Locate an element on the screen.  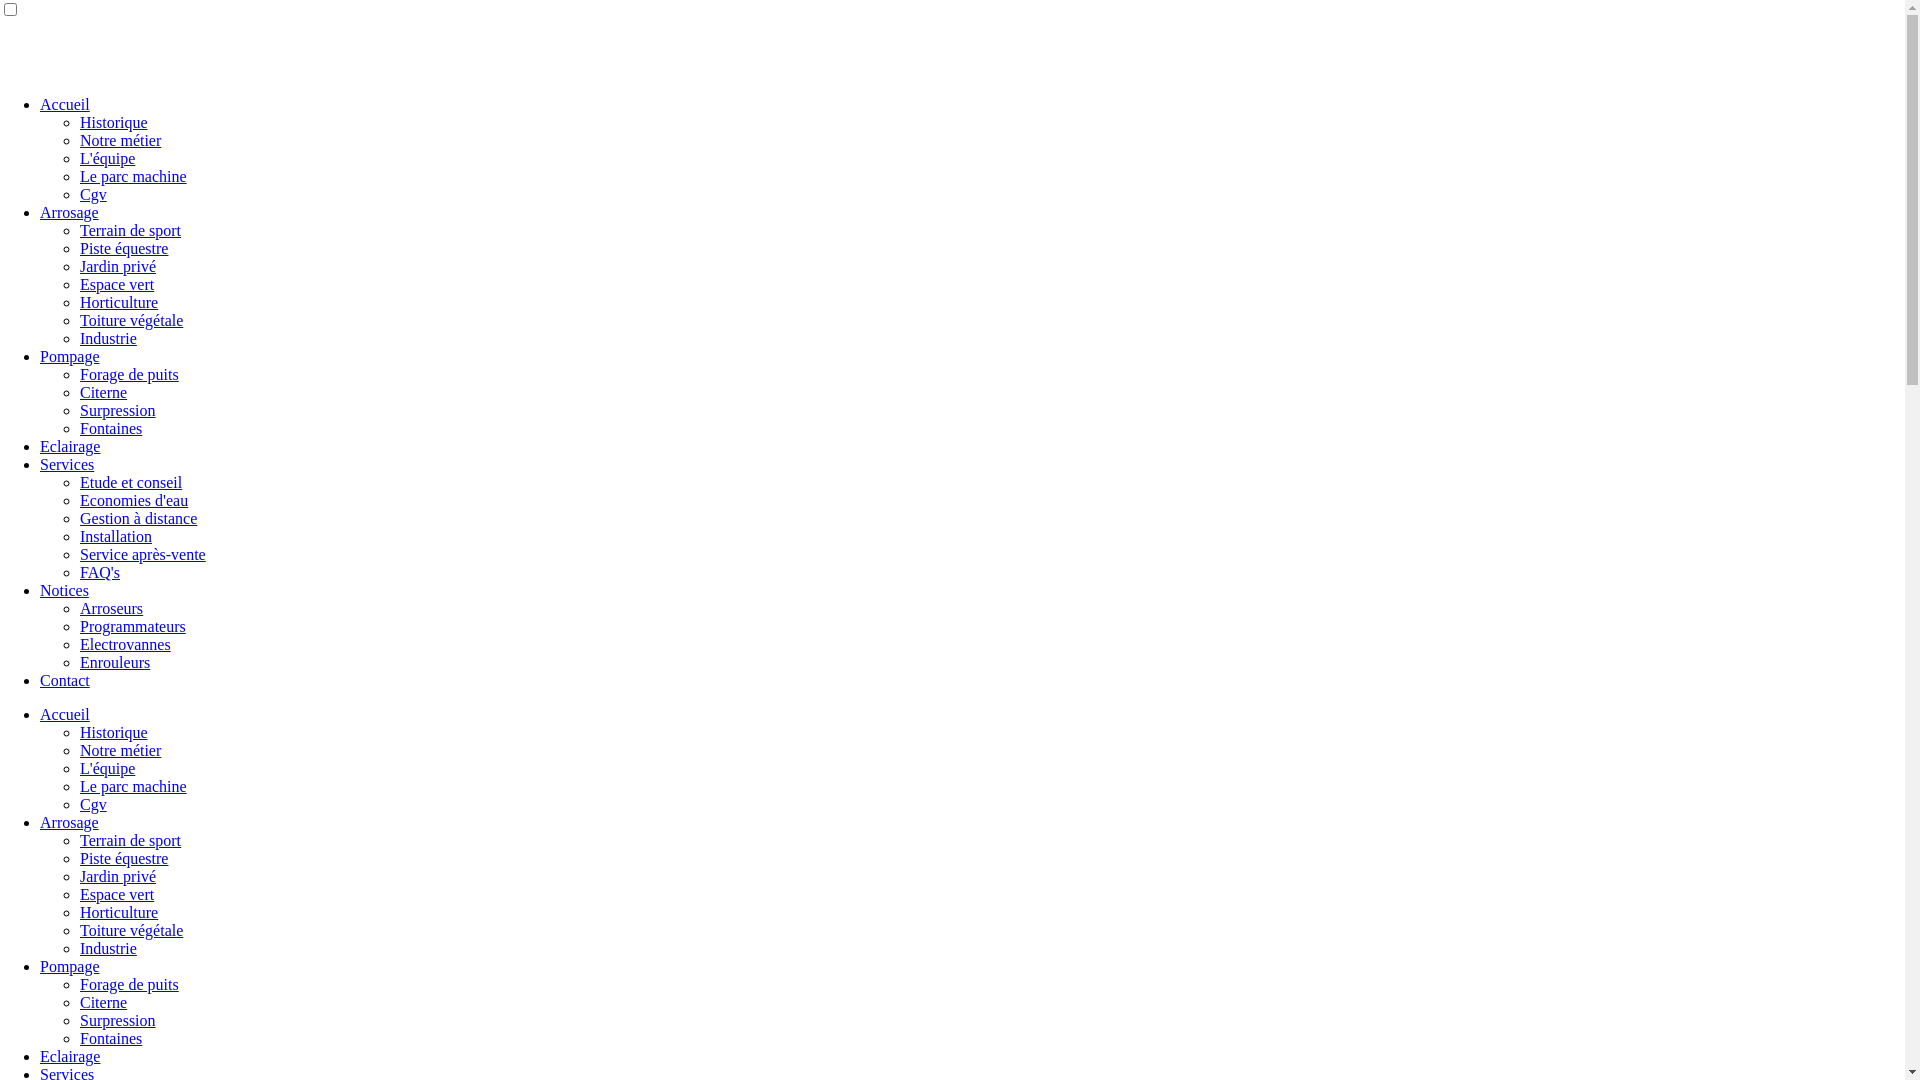
'Installation' is located at coordinates (80, 535).